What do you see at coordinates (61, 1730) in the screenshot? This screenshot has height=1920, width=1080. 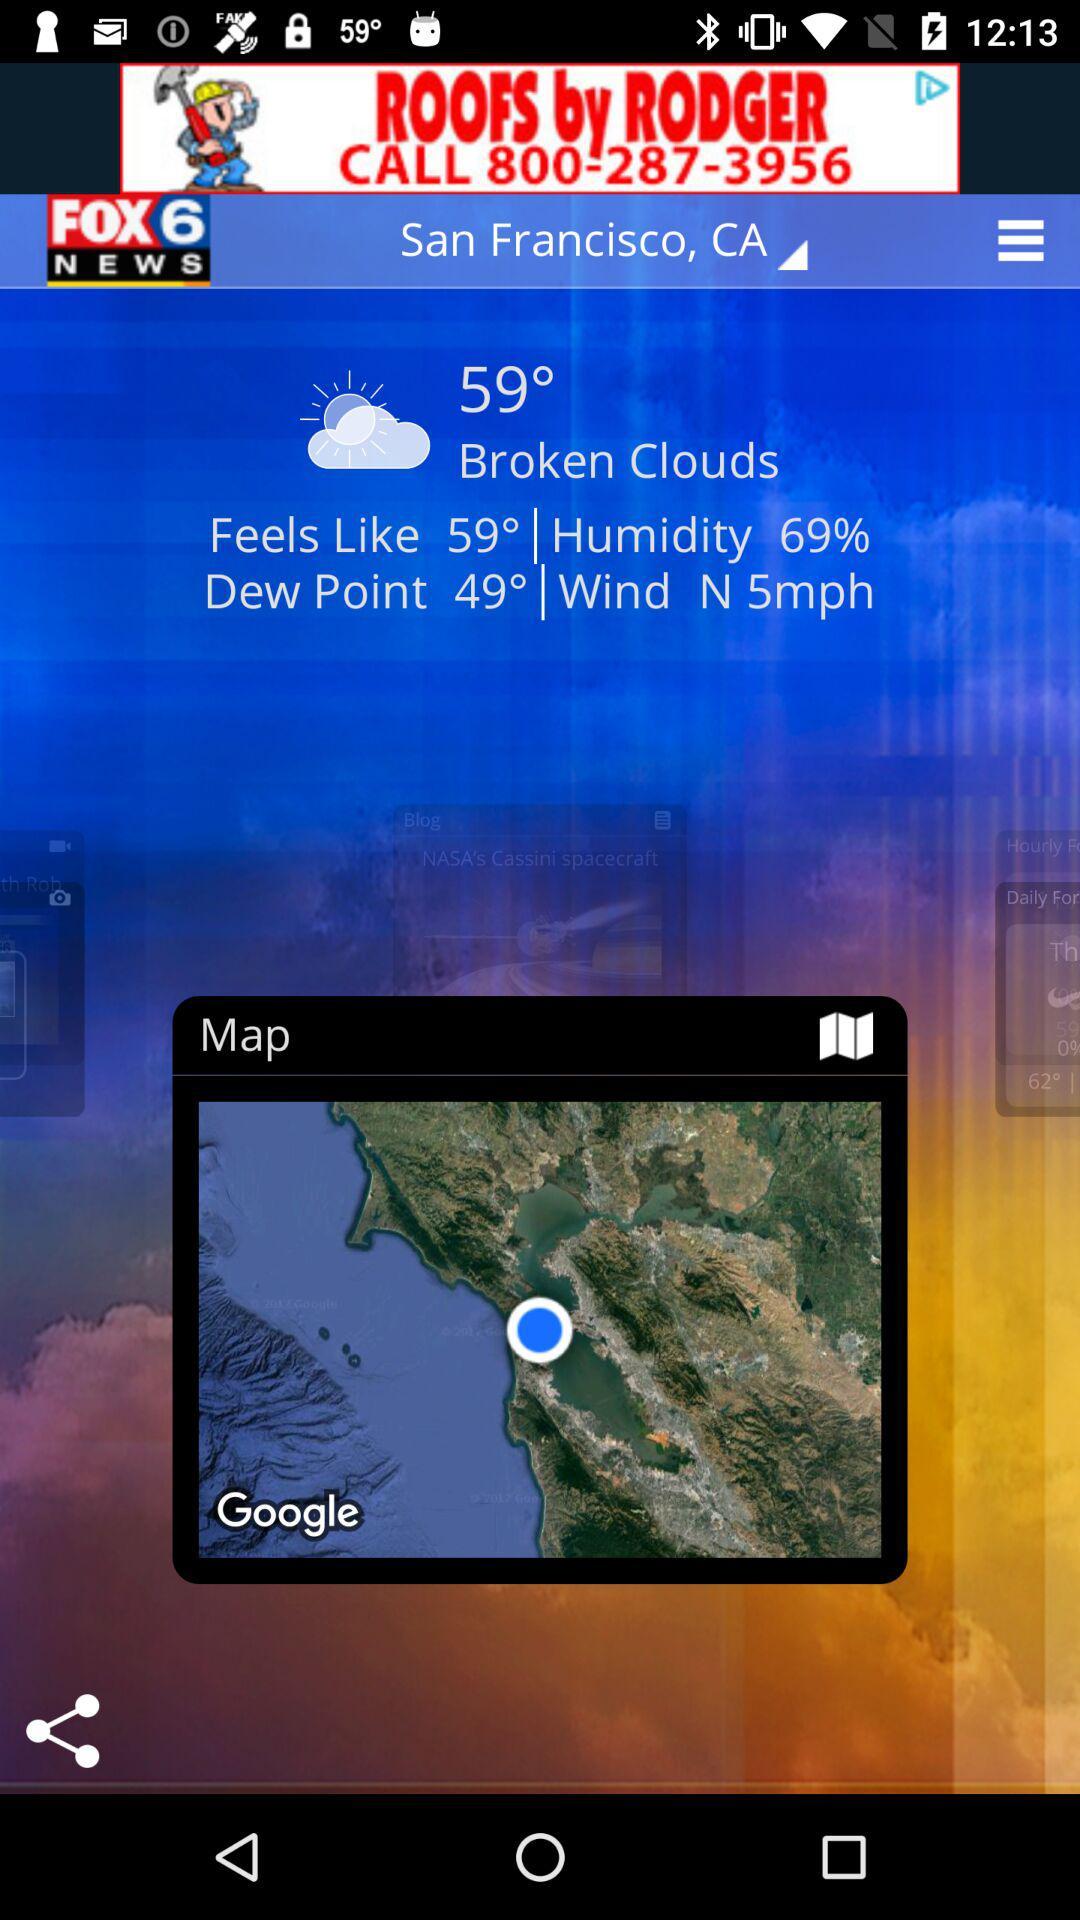 I see `the share icon` at bounding box center [61, 1730].